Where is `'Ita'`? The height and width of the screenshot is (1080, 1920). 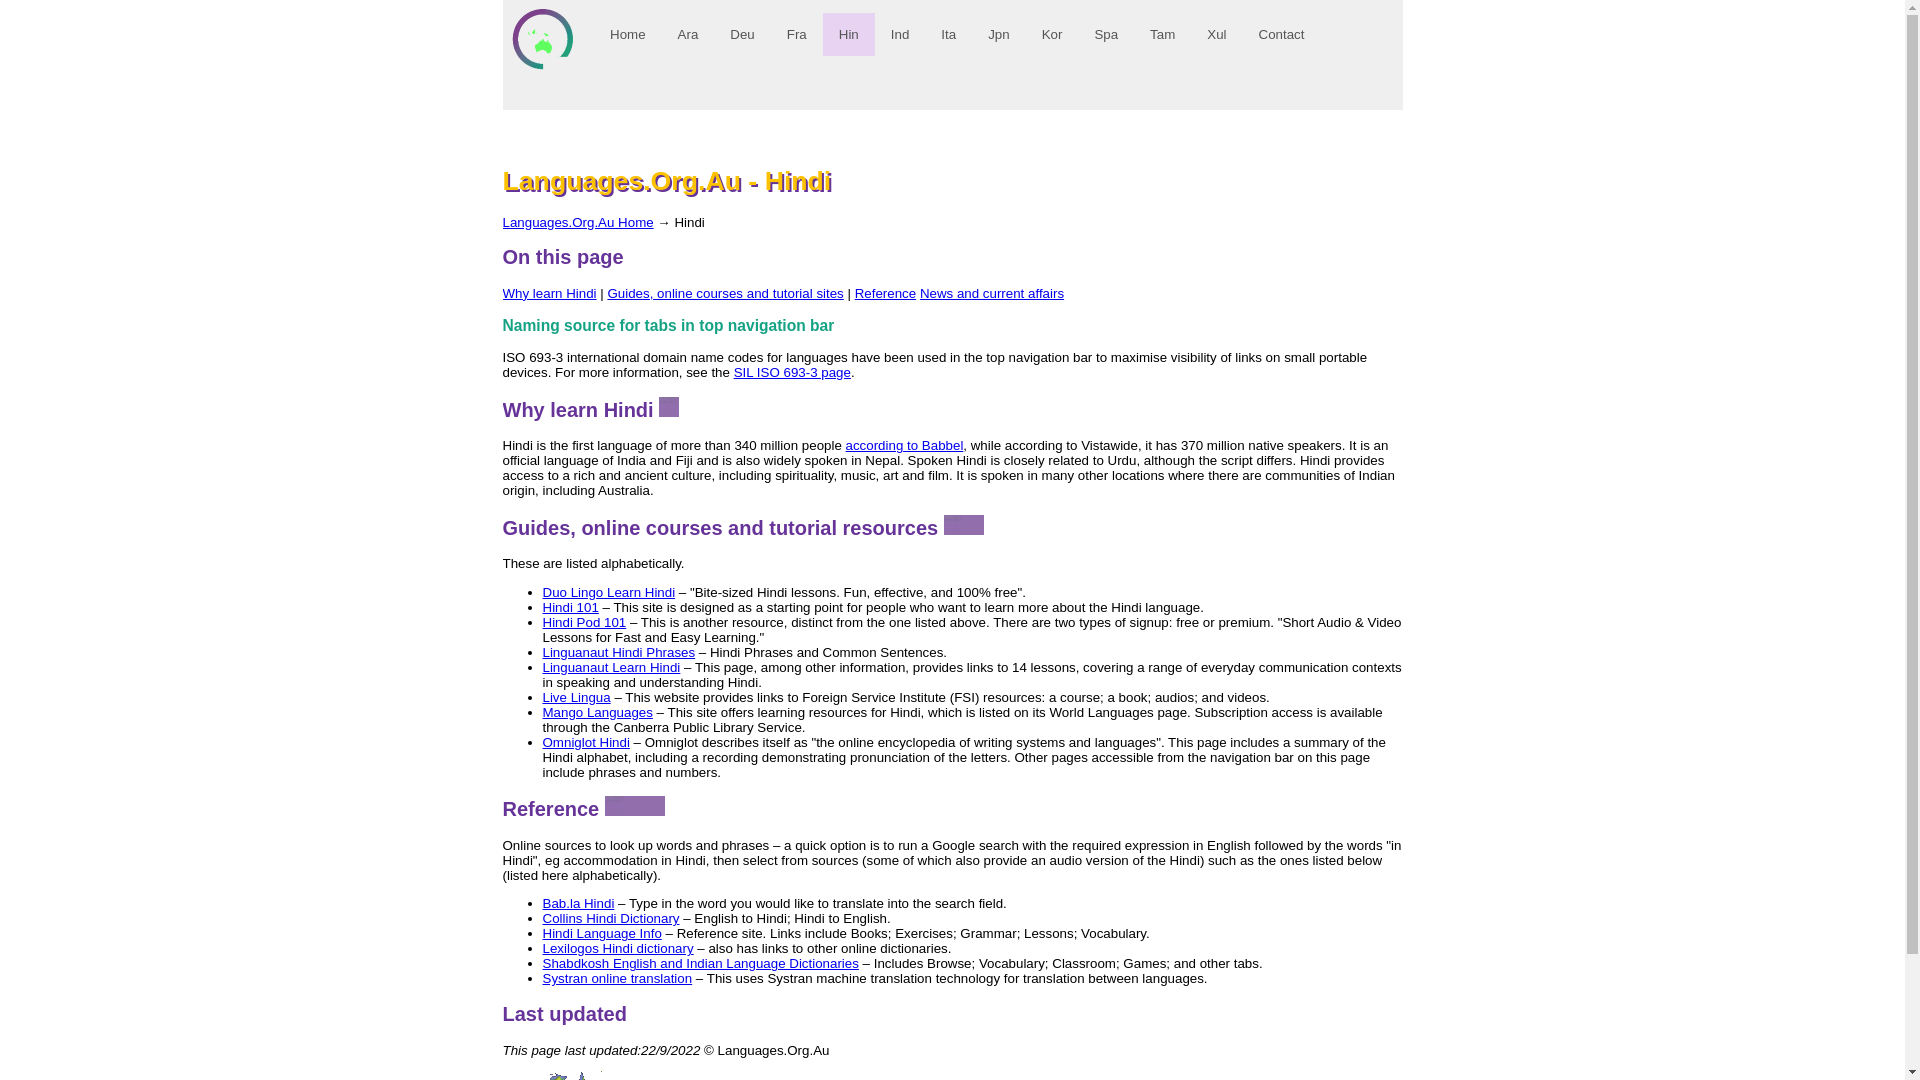
'Ita' is located at coordinates (947, 34).